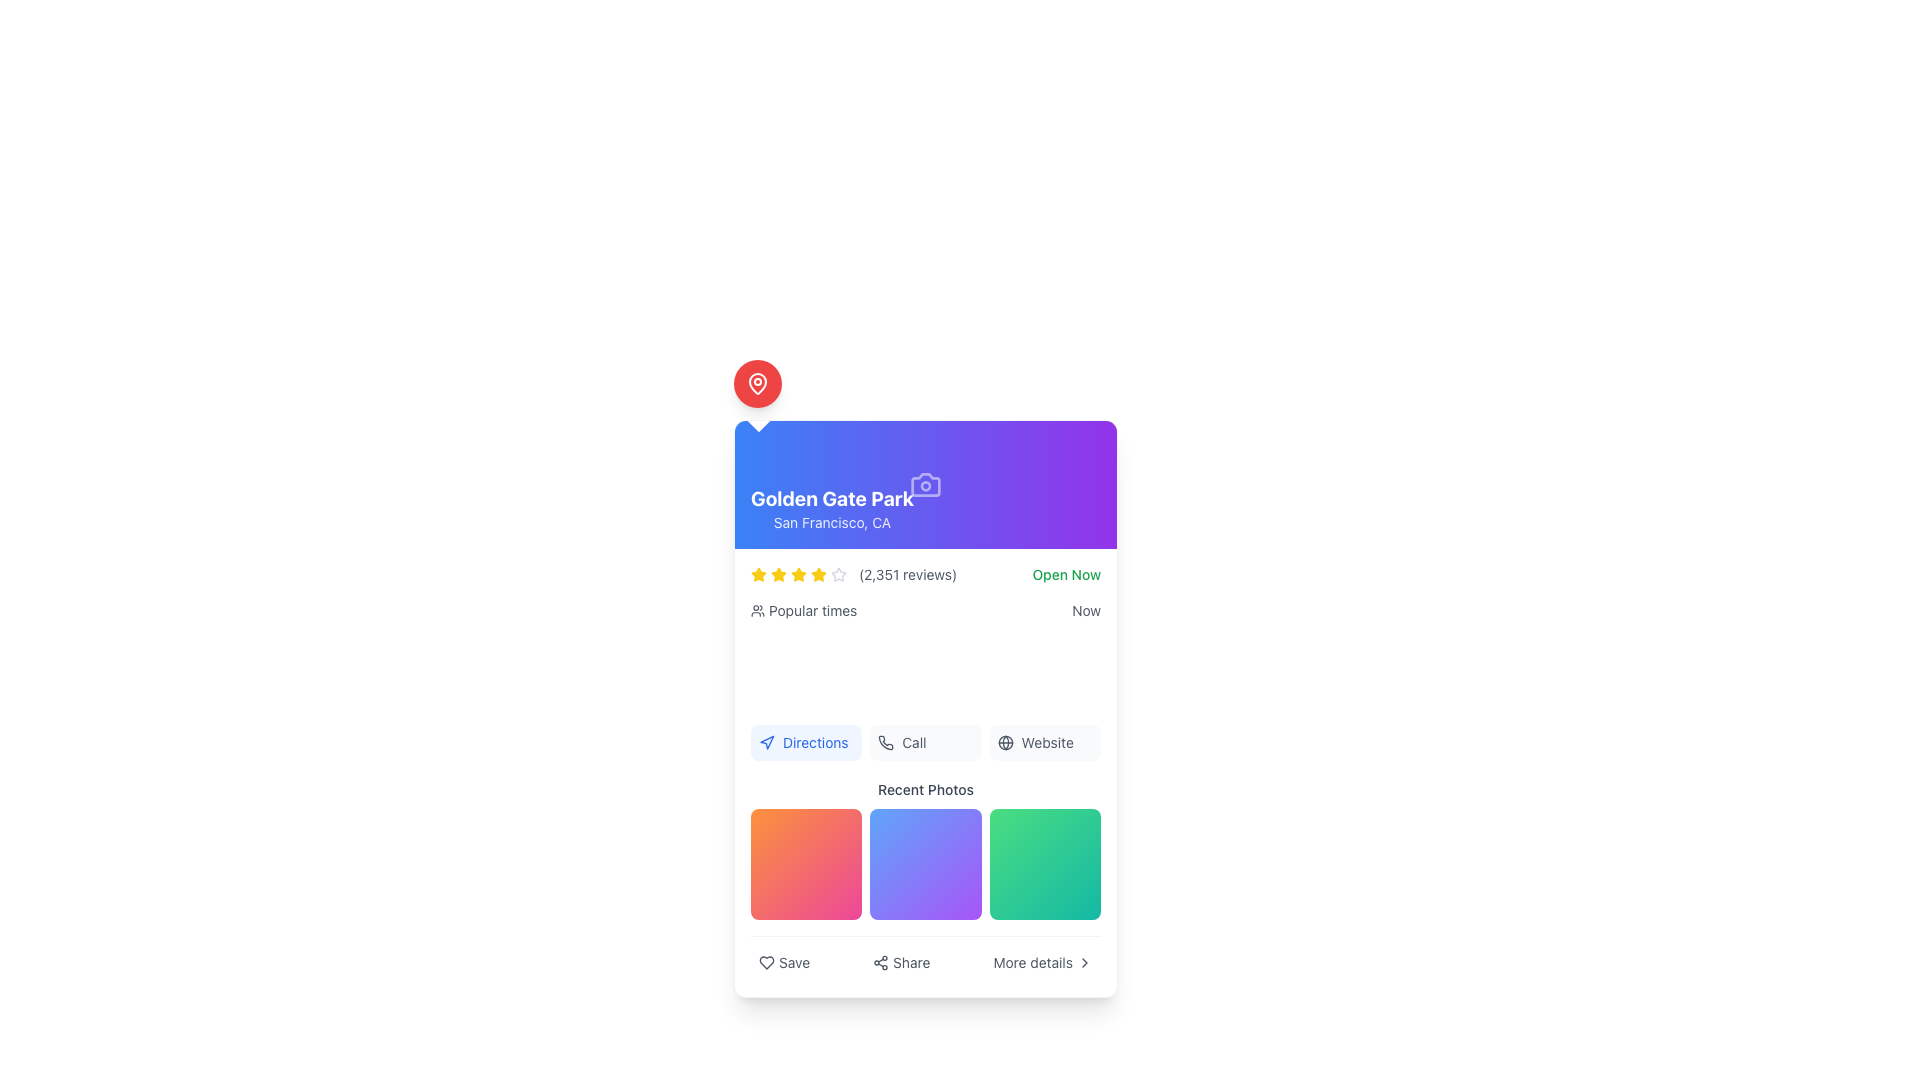  What do you see at coordinates (804, 609) in the screenshot?
I see `the 'Popular times' text element with an associated group of people icon, located under the star ratings and above options like 'Directions' and 'Call'` at bounding box center [804, 609].